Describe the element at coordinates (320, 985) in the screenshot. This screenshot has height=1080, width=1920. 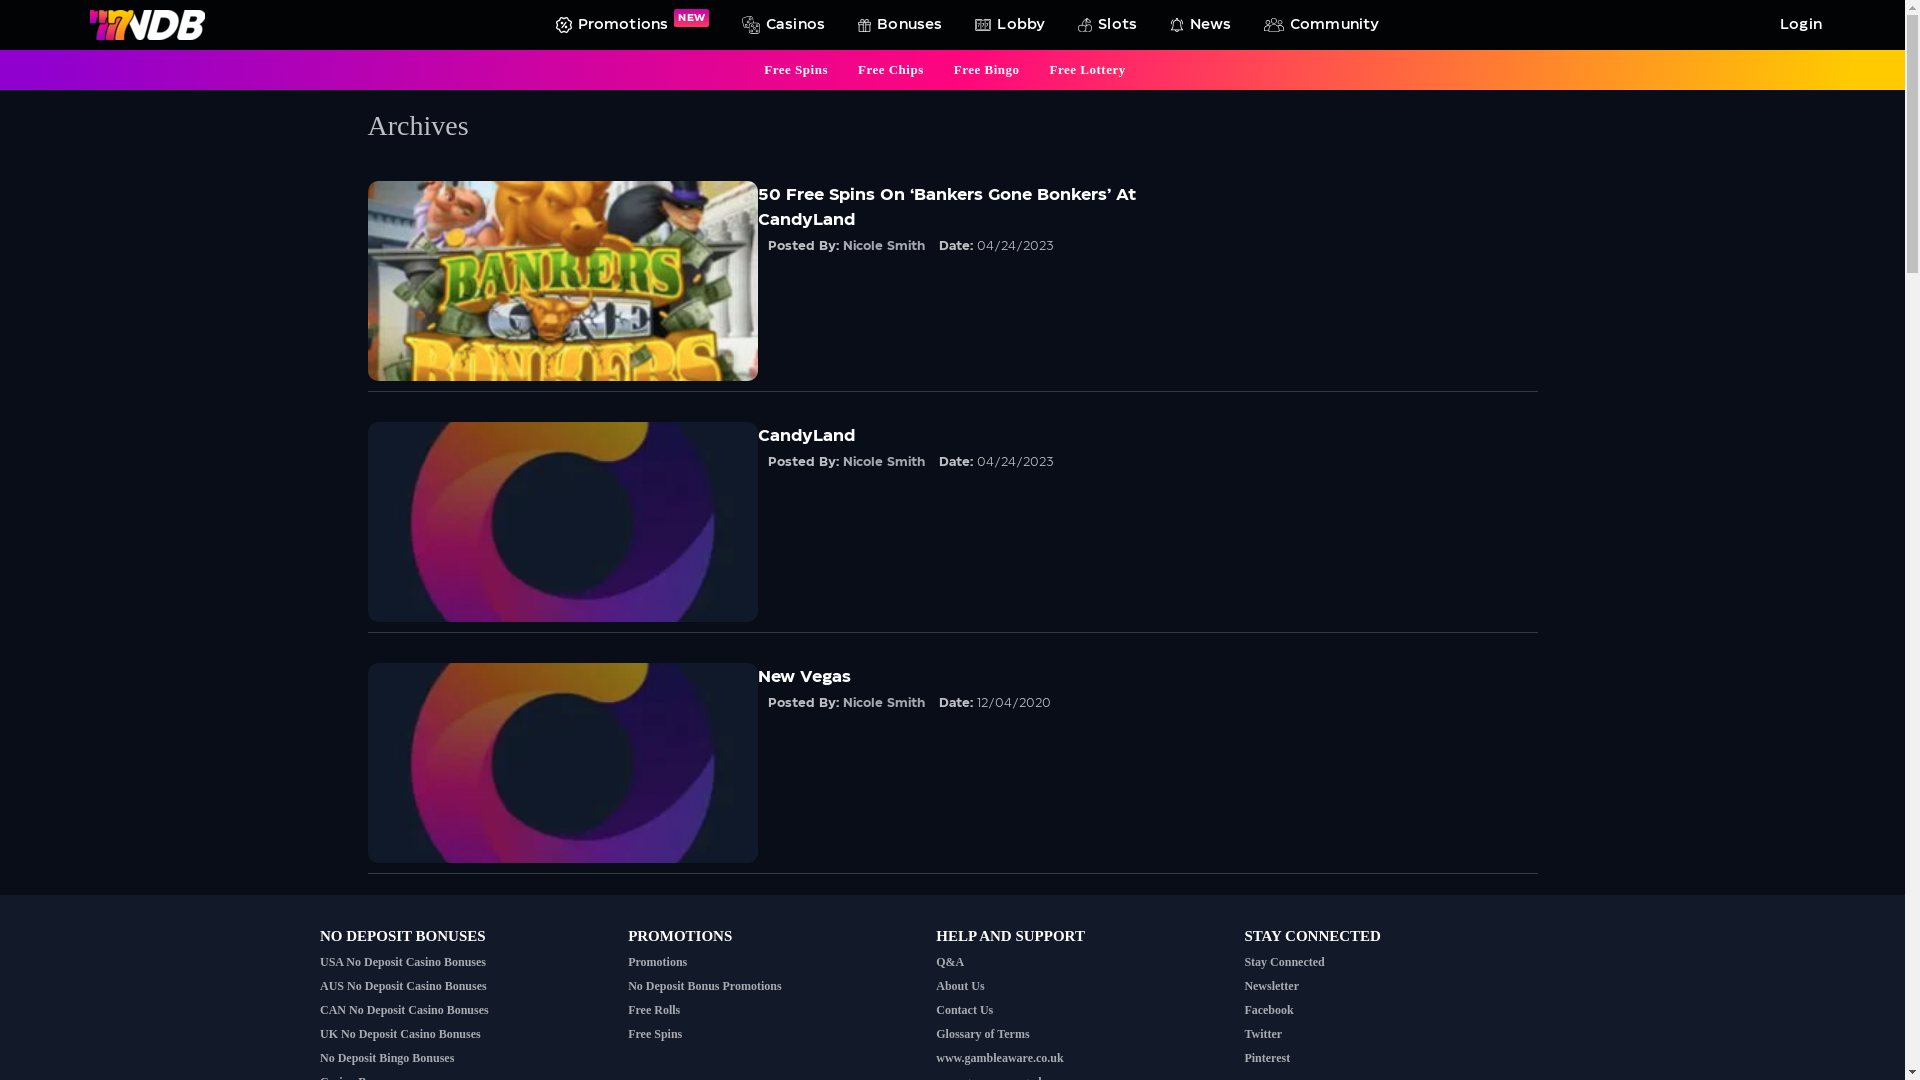
I see `'AUS No Deposit Casino Bonuses'` at that location.